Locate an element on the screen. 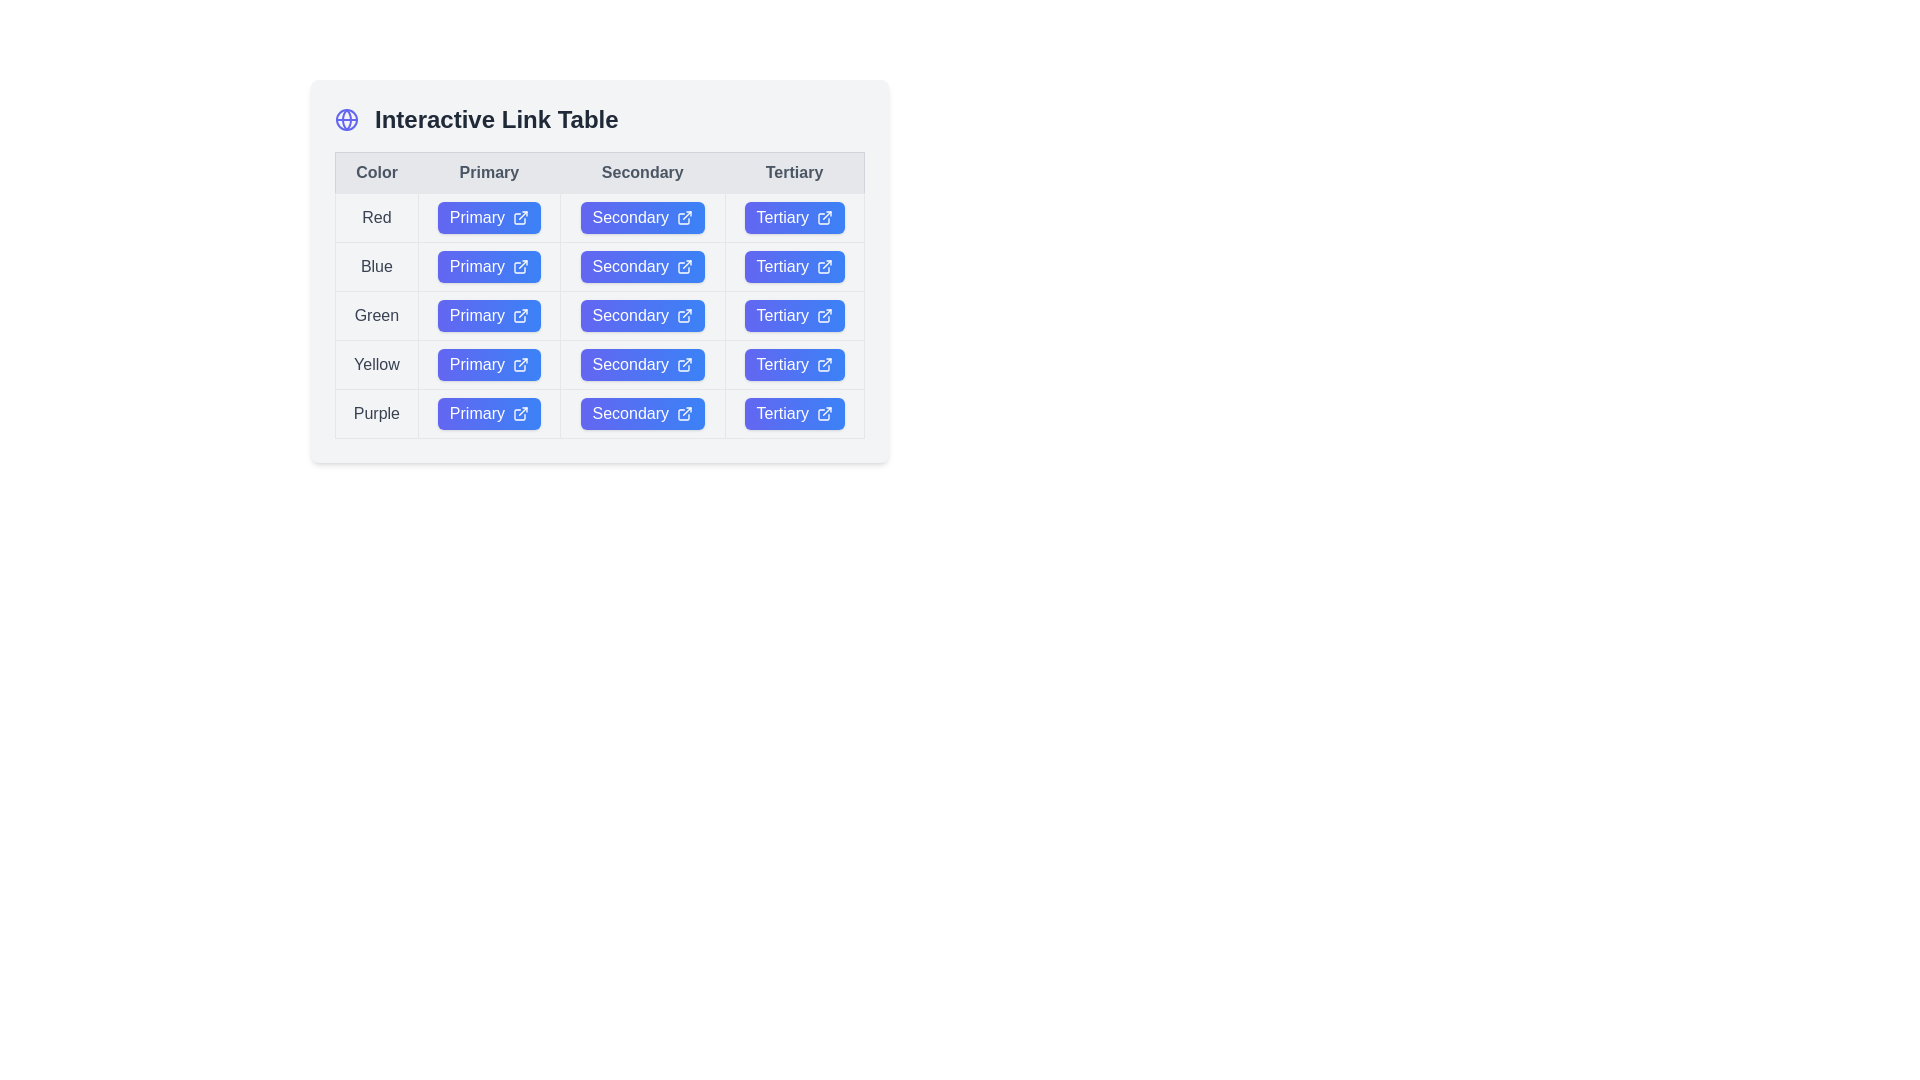 The width and height of the screenshot is (1920, 1080). the 'Primary' action button is located at coordinates (489, 412).